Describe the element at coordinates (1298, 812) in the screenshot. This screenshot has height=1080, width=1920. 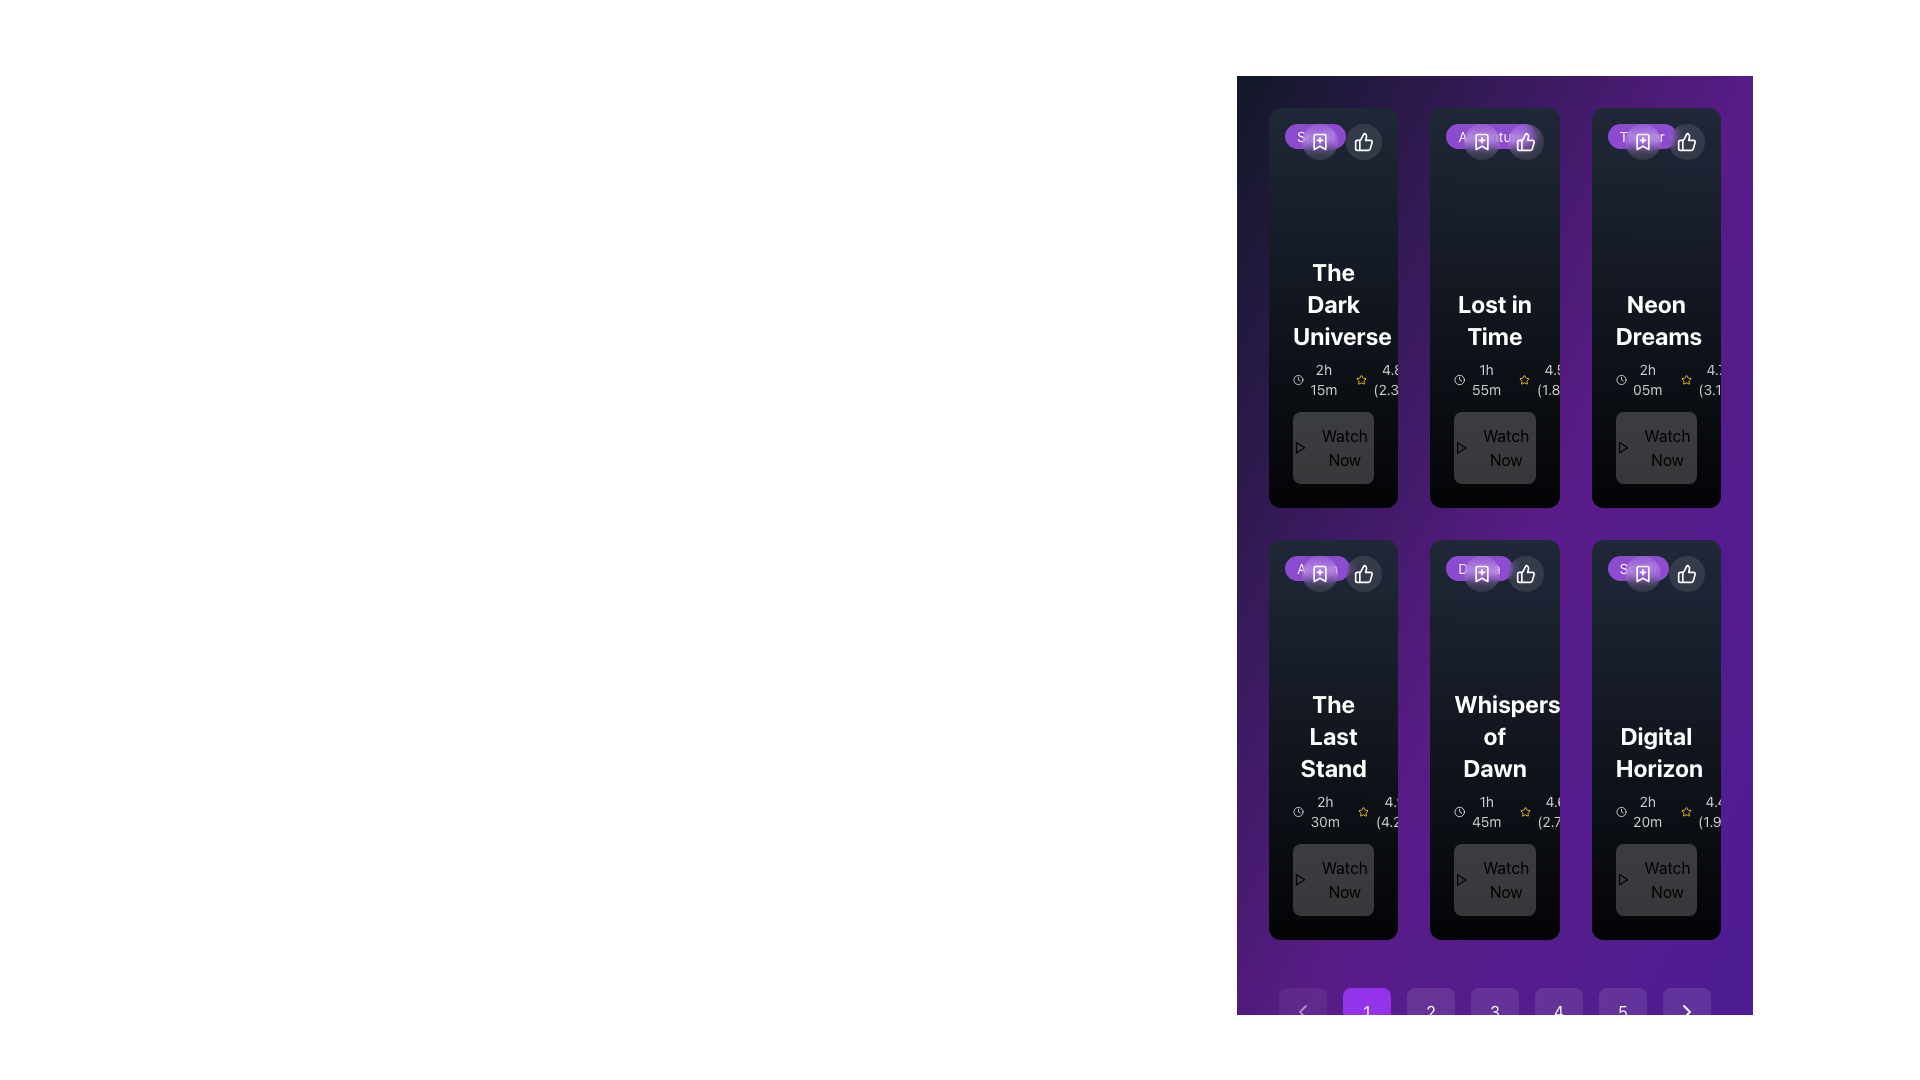
I see `the clock icon that visually indicates the duration '2h 30m', which is located to the left of the text and below the heading 'The Last Stand'` at that location.